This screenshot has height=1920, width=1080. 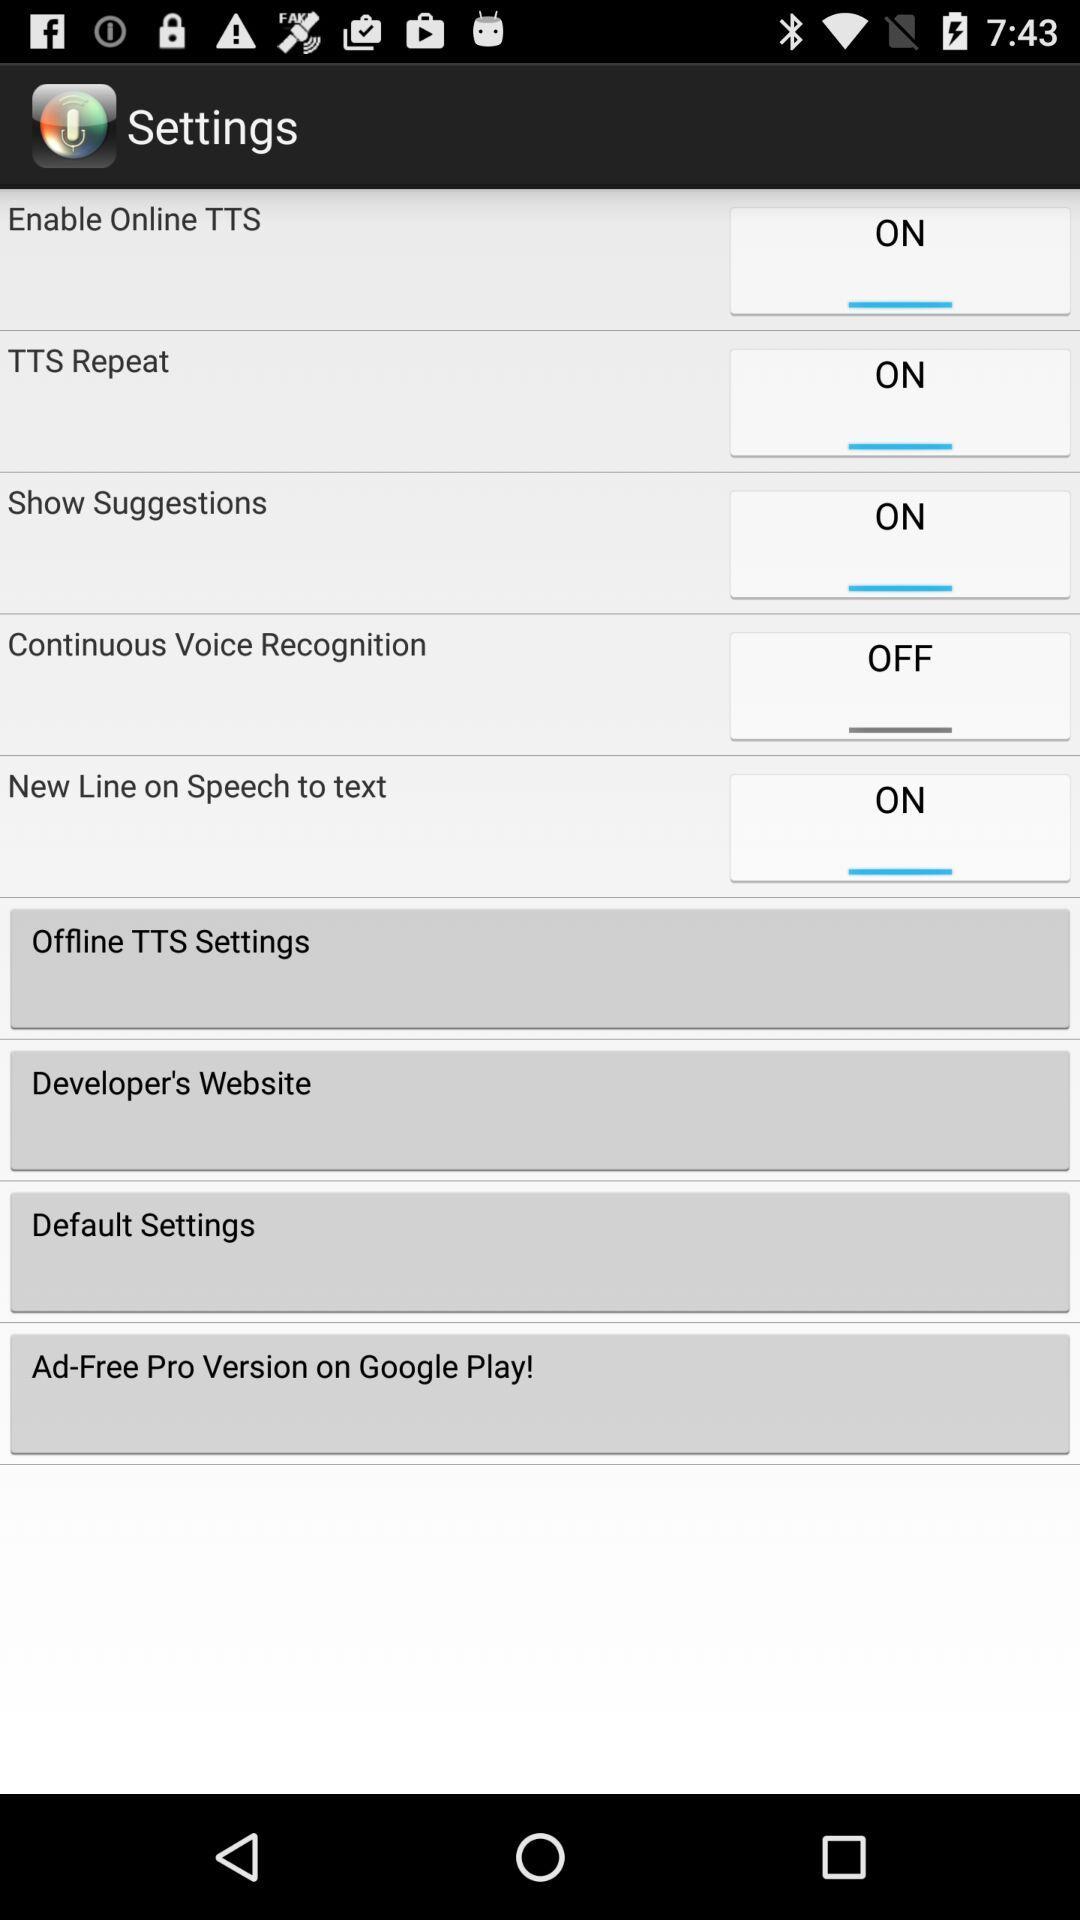 I want to click on off, so click(x=898, y=685).